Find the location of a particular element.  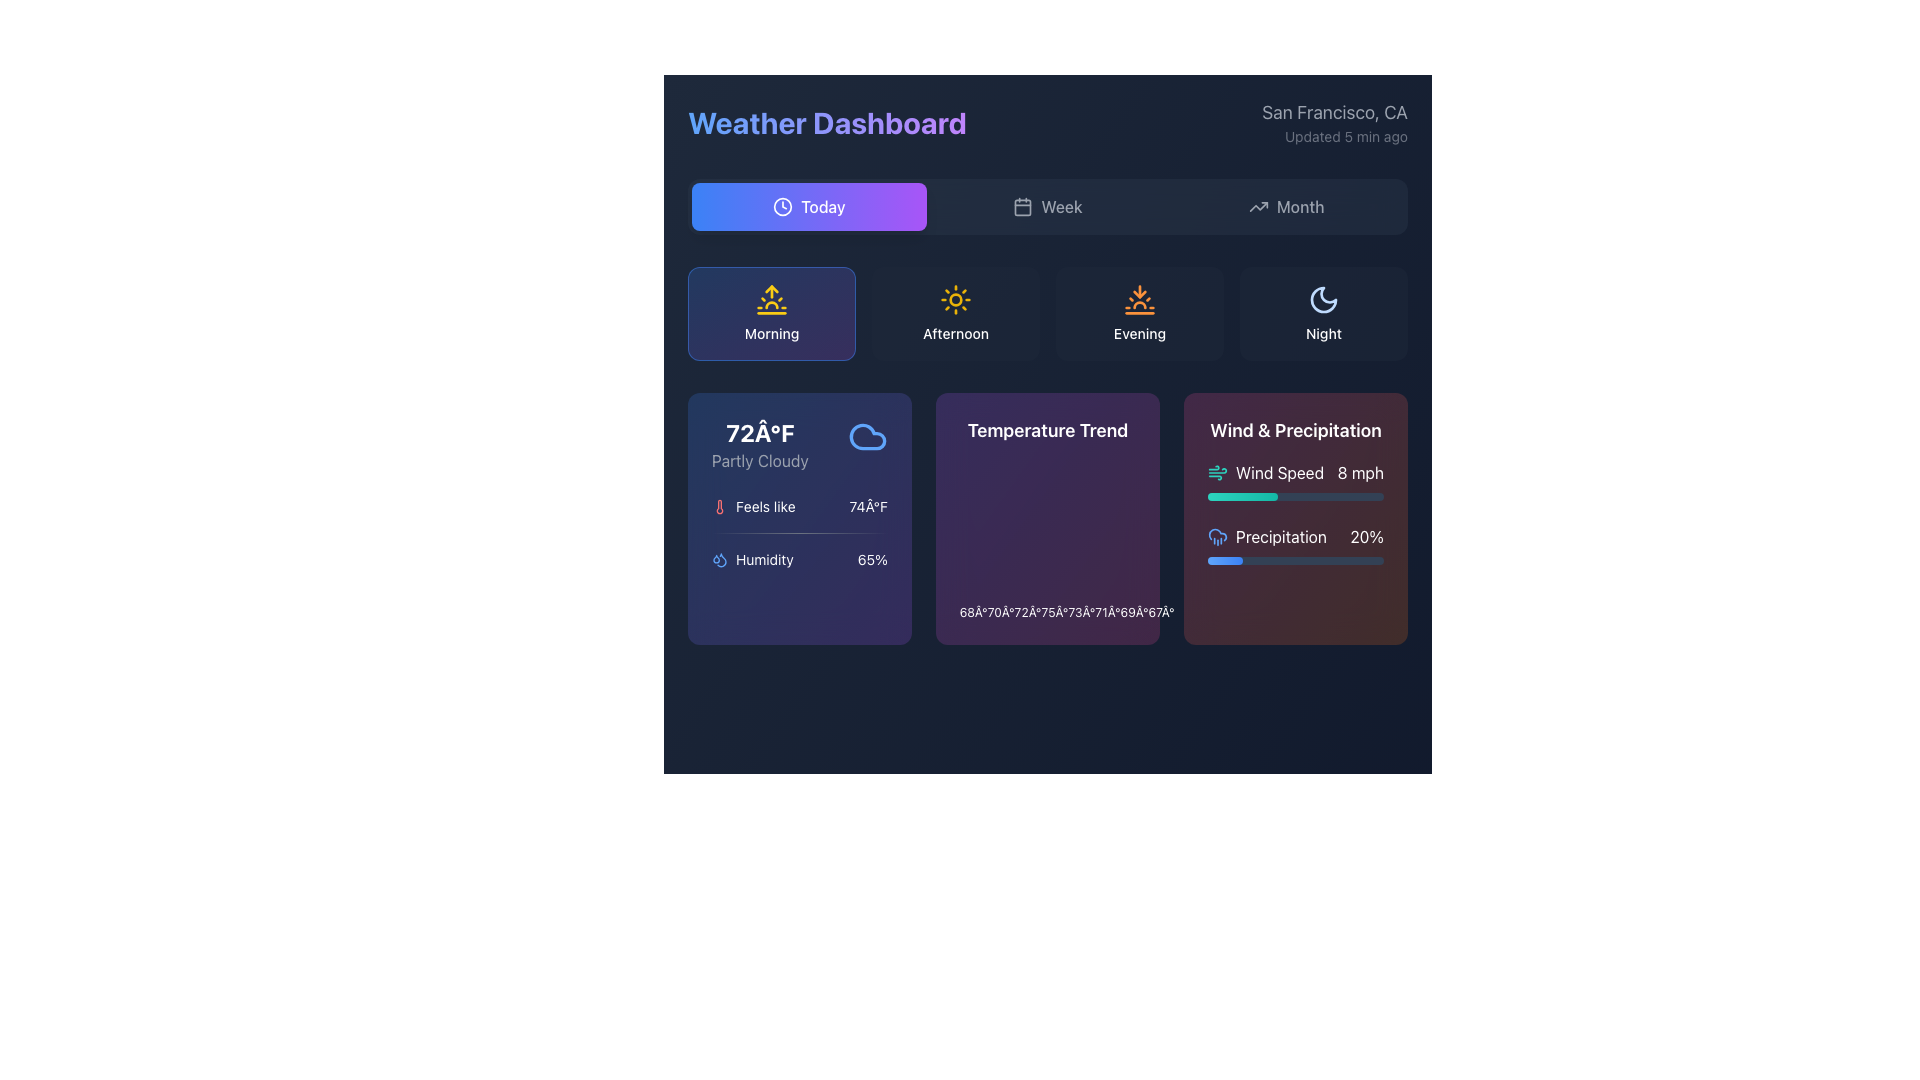

the text label displaying '67Â°' in a tiny font size, which is styled with a white color on a dark background, positioned at the bottom of the 'Temperature Trend' widget is located at coordinates (1161, 612).